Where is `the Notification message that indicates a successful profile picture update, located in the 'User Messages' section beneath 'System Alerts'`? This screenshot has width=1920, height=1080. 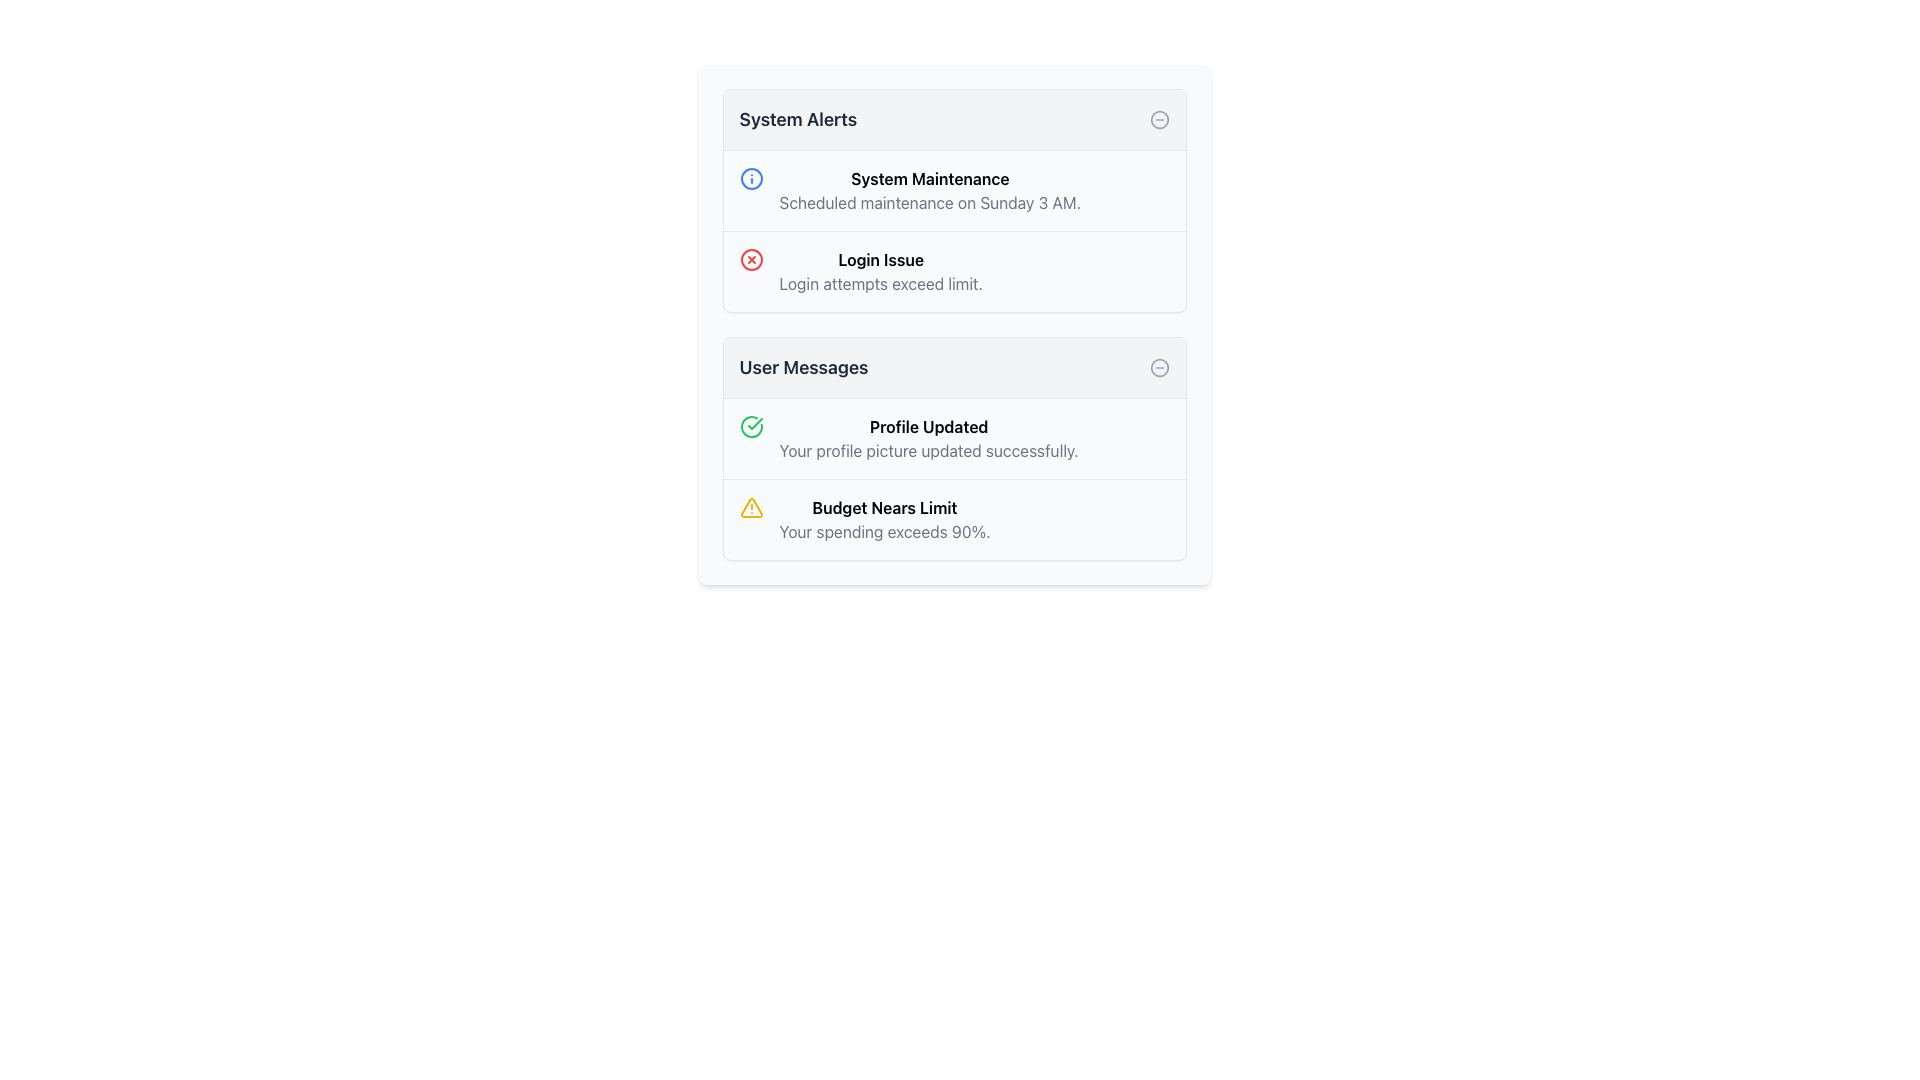
the Notification message that indicates a successful profile picture update, located in the 'User Messages' section beneath 'System Alerts' is located at coordinates (928, 438).